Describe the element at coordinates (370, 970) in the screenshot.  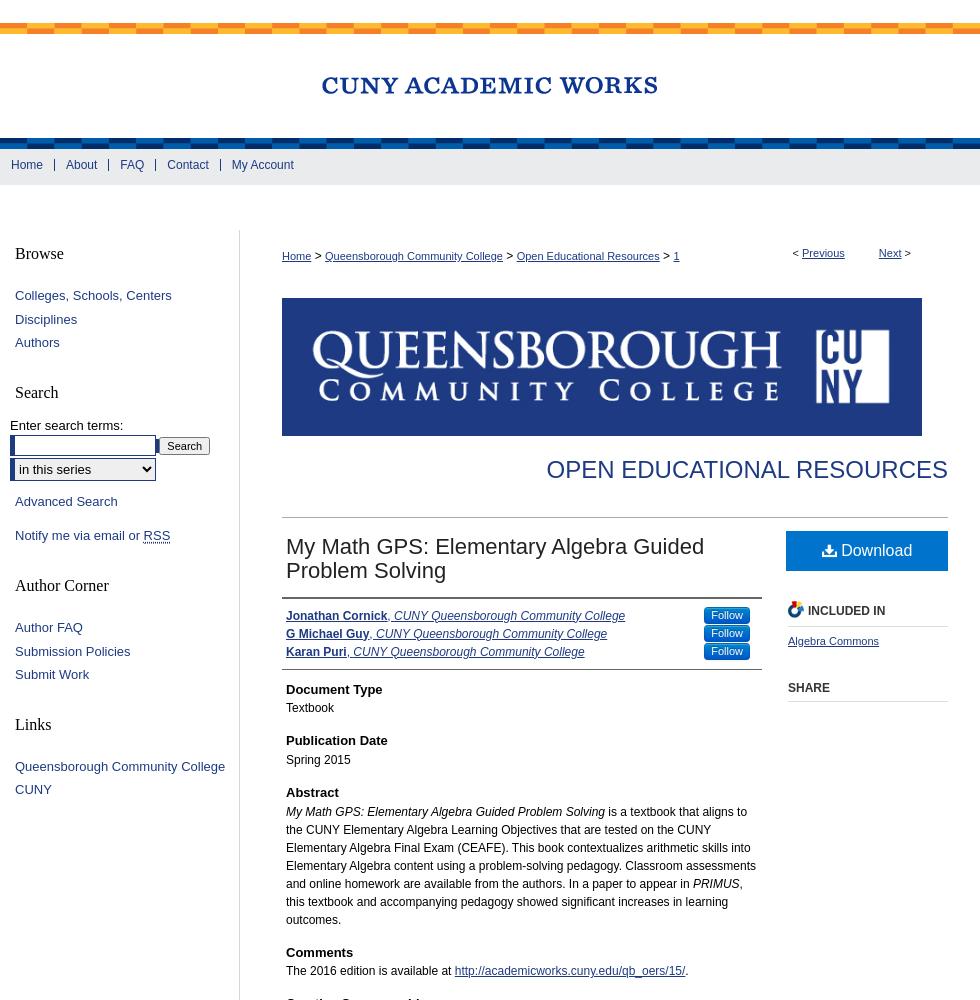
I see `'The 2016 edition is available at'` at that location.